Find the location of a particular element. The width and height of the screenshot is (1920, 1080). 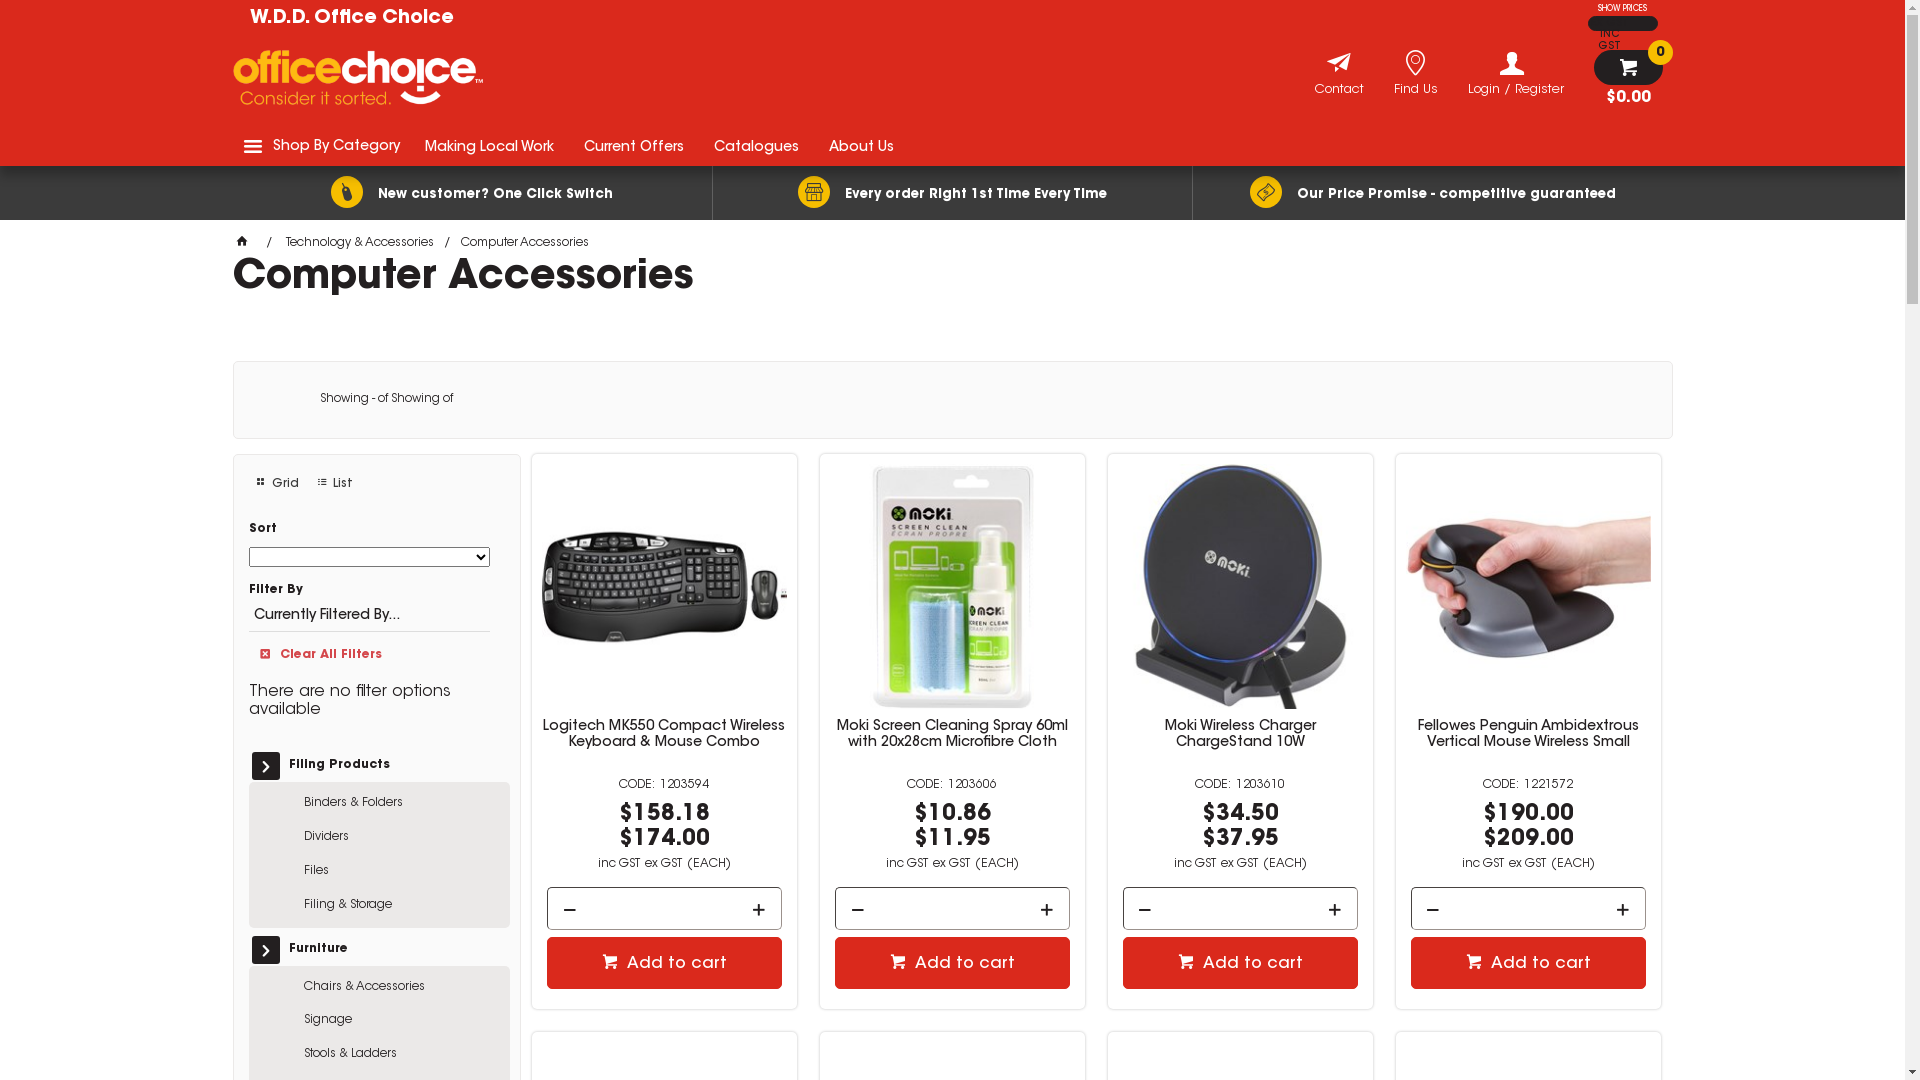

'Chairs & Accessories' is located at coordinates (400, 986).